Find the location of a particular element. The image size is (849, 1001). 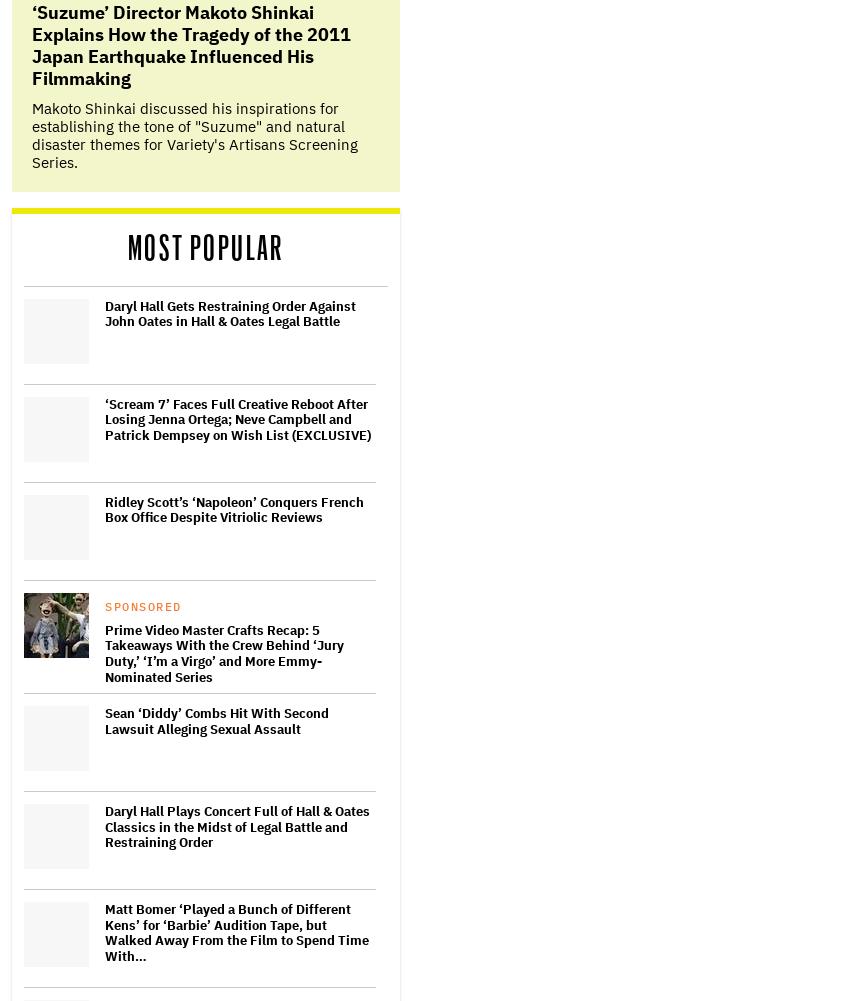

'Matt Bomer ‘Played a Bunch of Different Kens’ for ‘Barbie’ Audition Tape, but Walked Away From the Film to Spend Time With…' is located at coordinates (237, 931).